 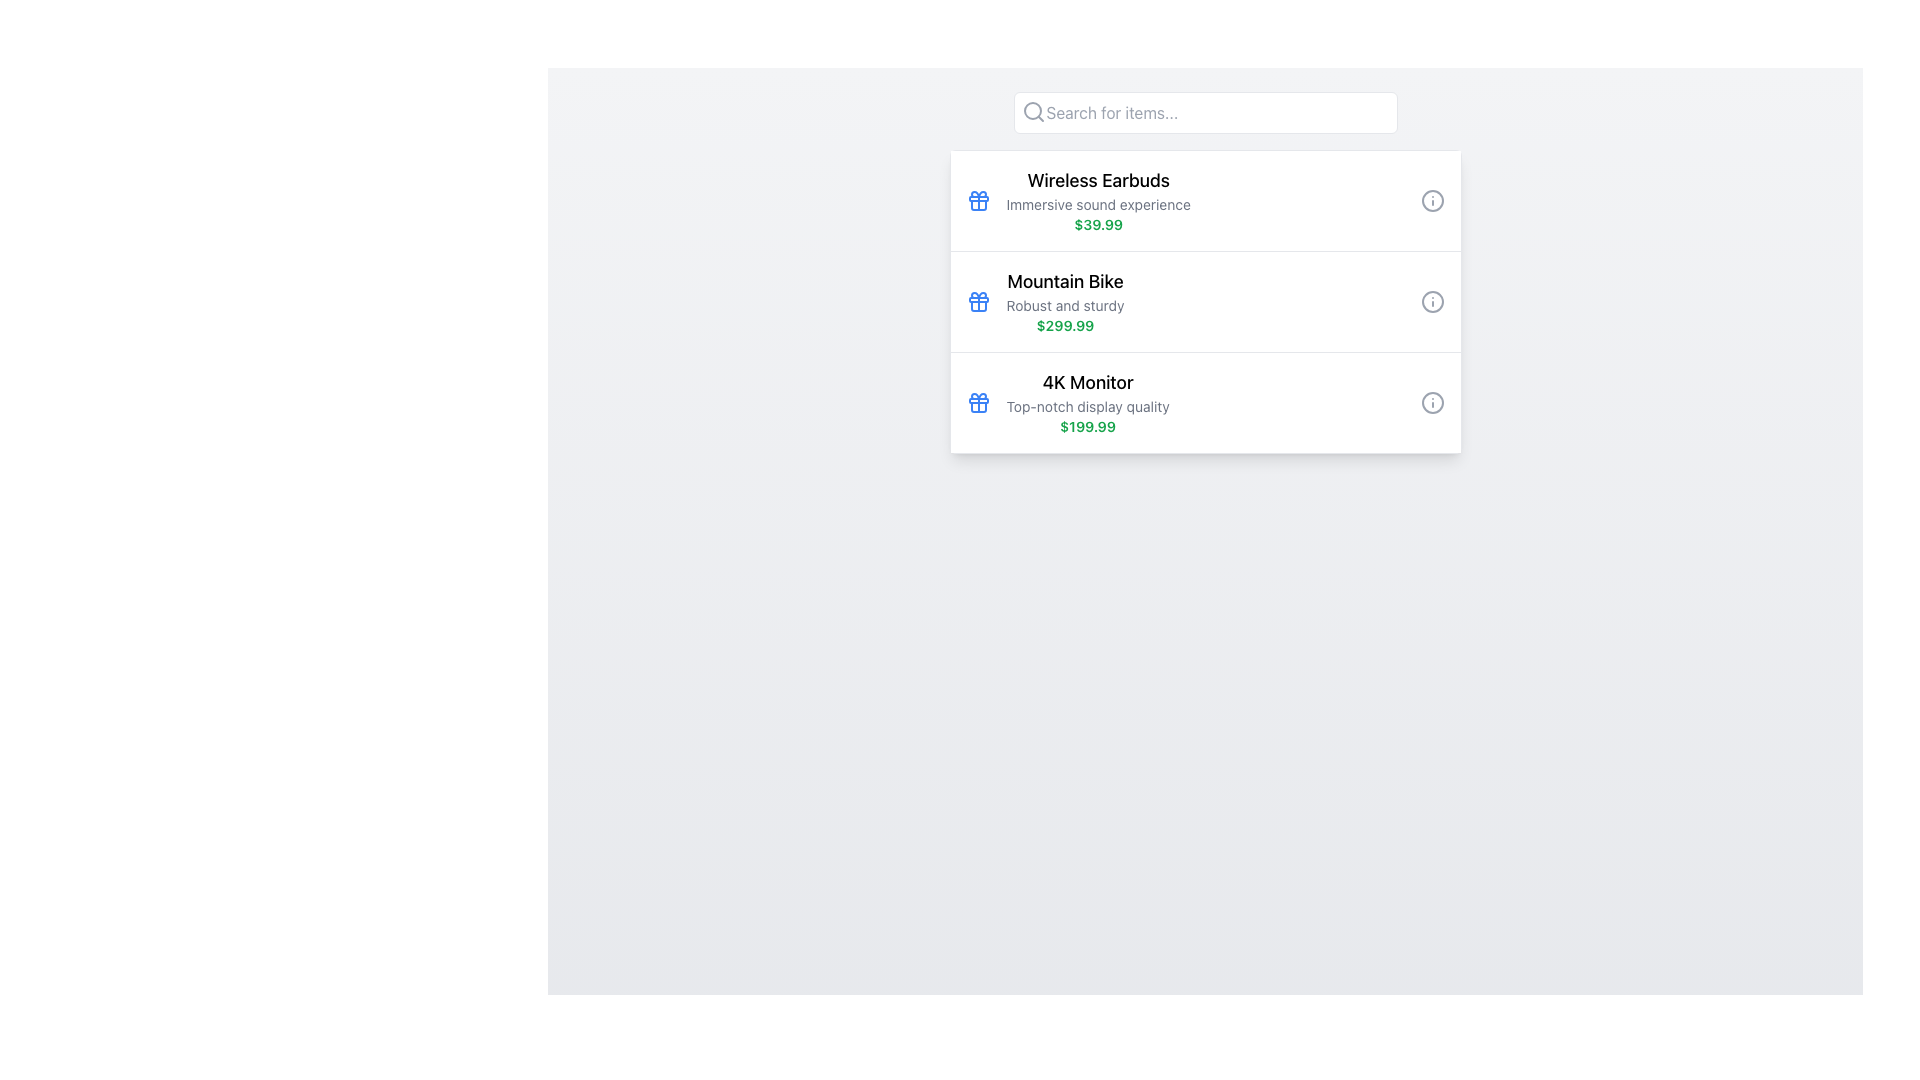 What do you see at coordinates (1097, 200) in the screenshot?
I see `the product description and pricing text, which is the first item in the vertical list located to the right of a gift icon` at bounding box center [1097, 200].